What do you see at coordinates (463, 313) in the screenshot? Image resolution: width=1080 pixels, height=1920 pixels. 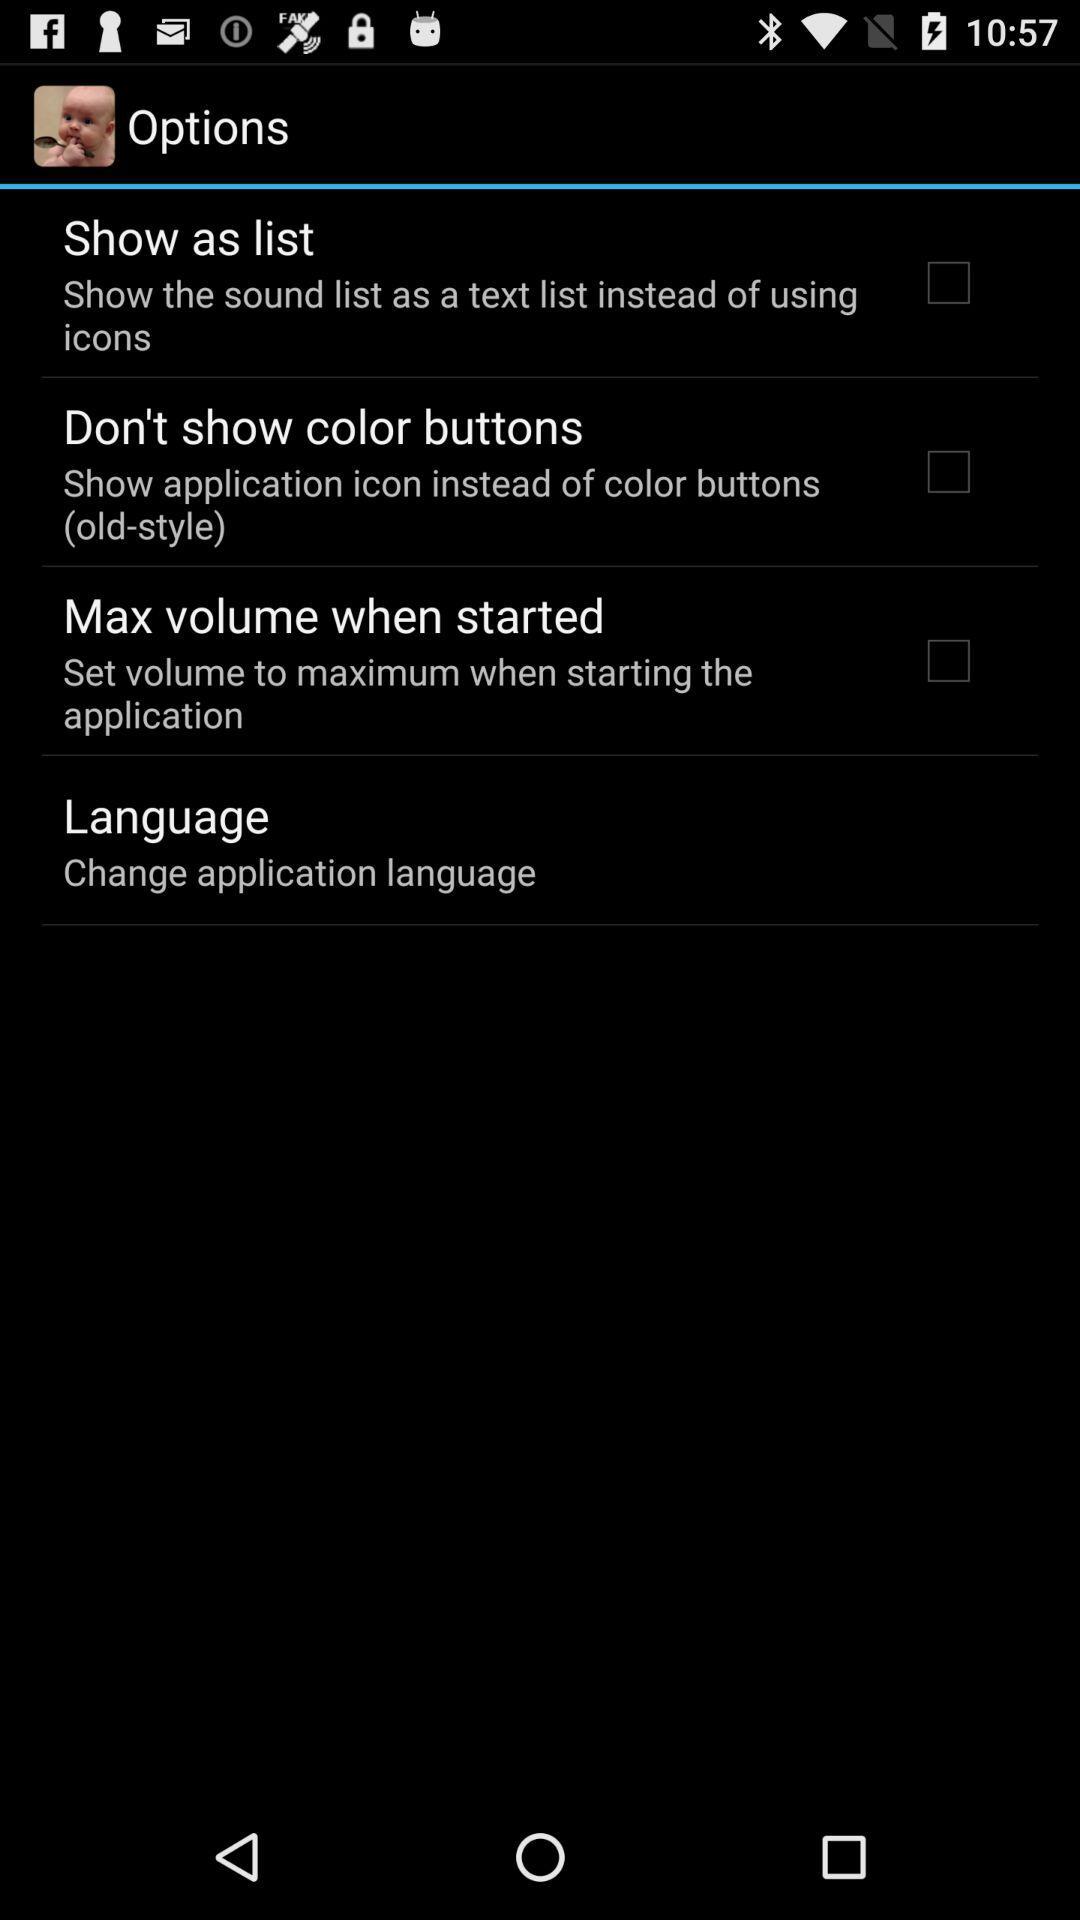 I see `the show the sound` at bounding box center [463, 313].